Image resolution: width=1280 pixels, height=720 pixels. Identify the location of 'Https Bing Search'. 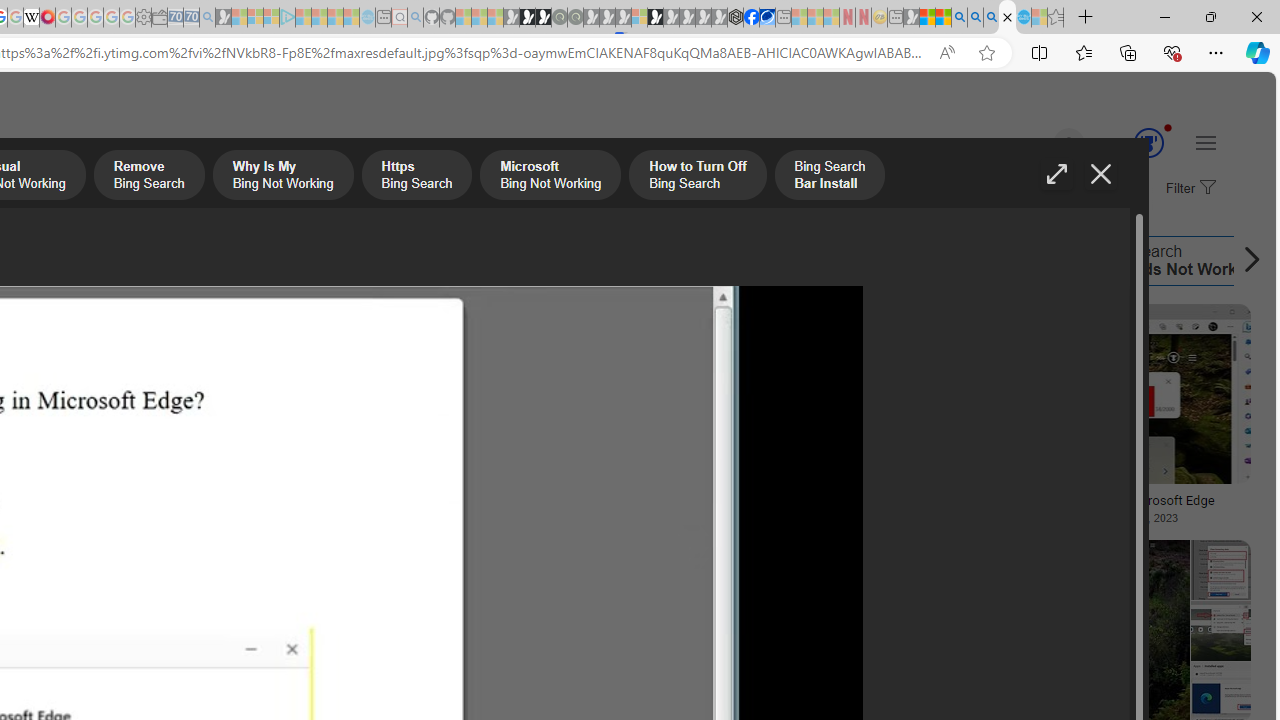
(415, 176).